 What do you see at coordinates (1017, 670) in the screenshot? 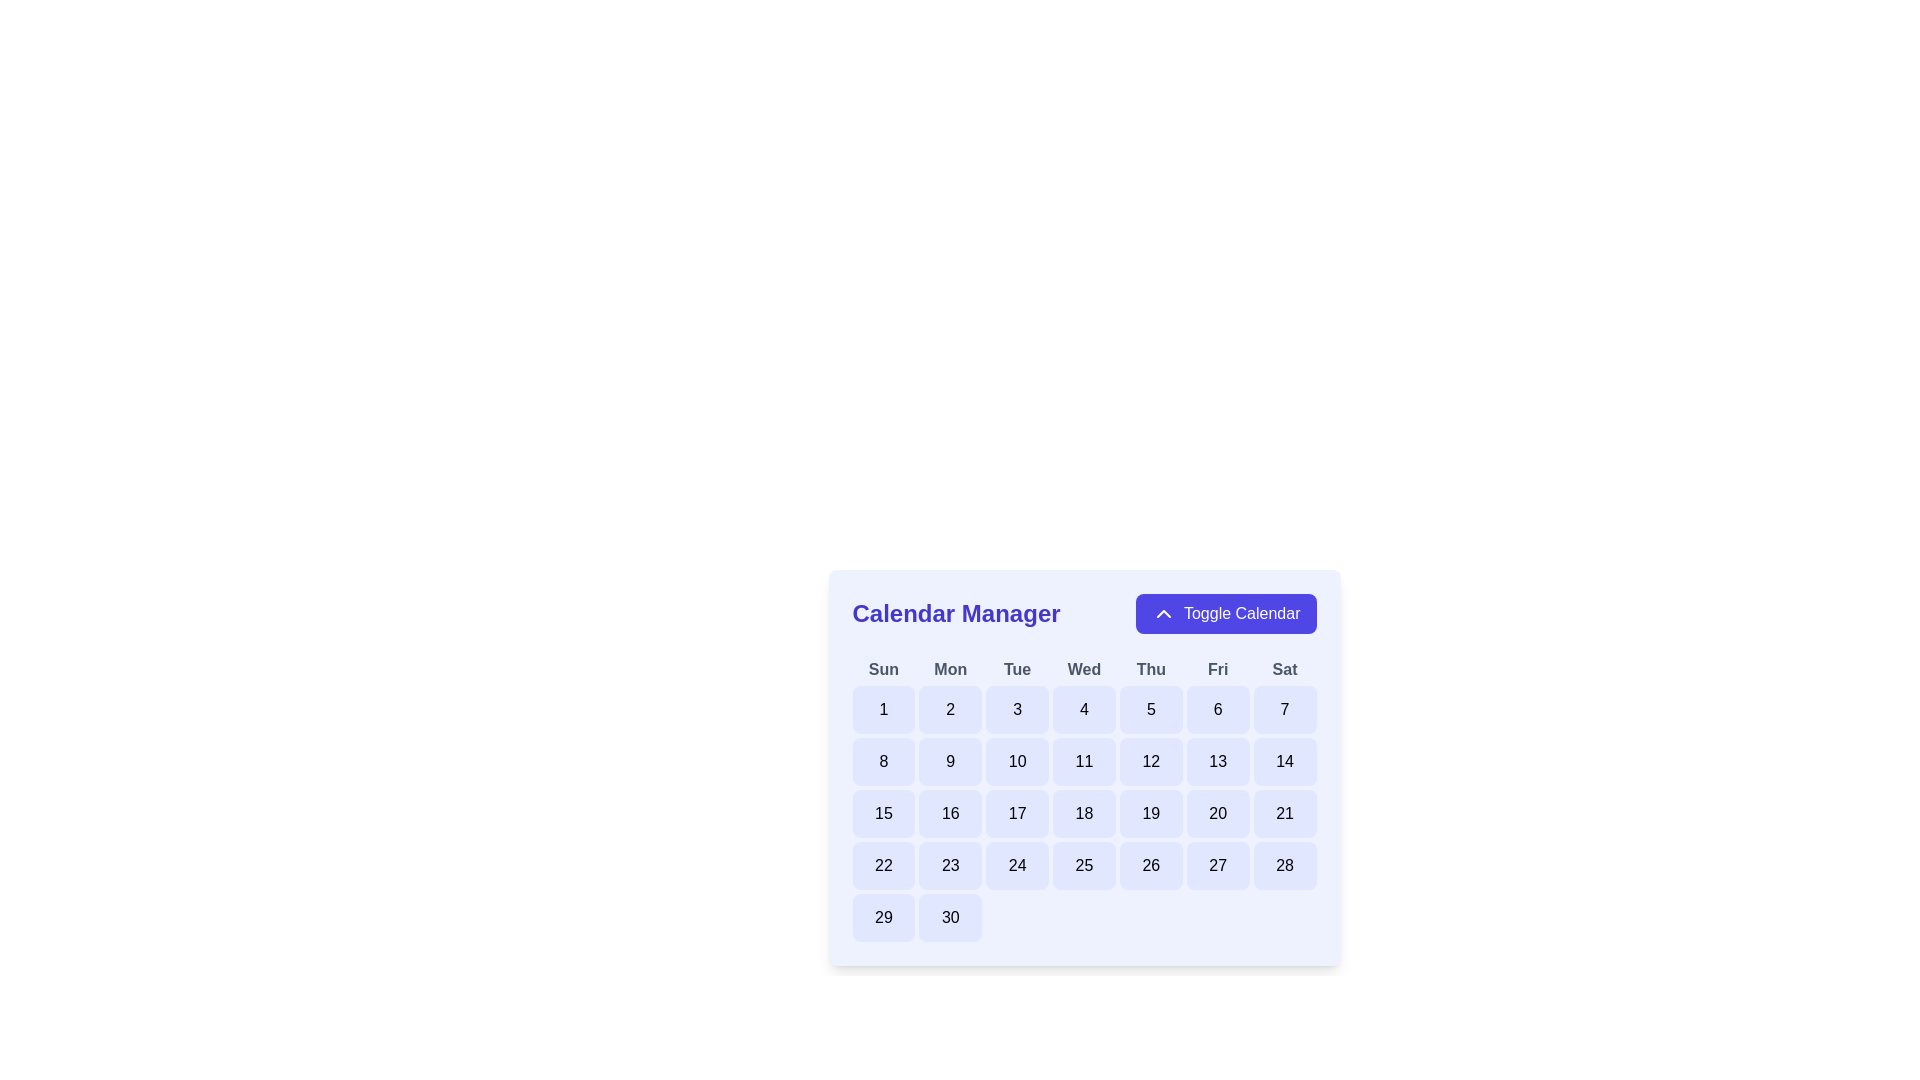
I see `the header label indicating Tuesday in the calendar view, which is the third item in a row of day abbreviations located at the top of the calendar grid` at bounding box center [1017, 670].